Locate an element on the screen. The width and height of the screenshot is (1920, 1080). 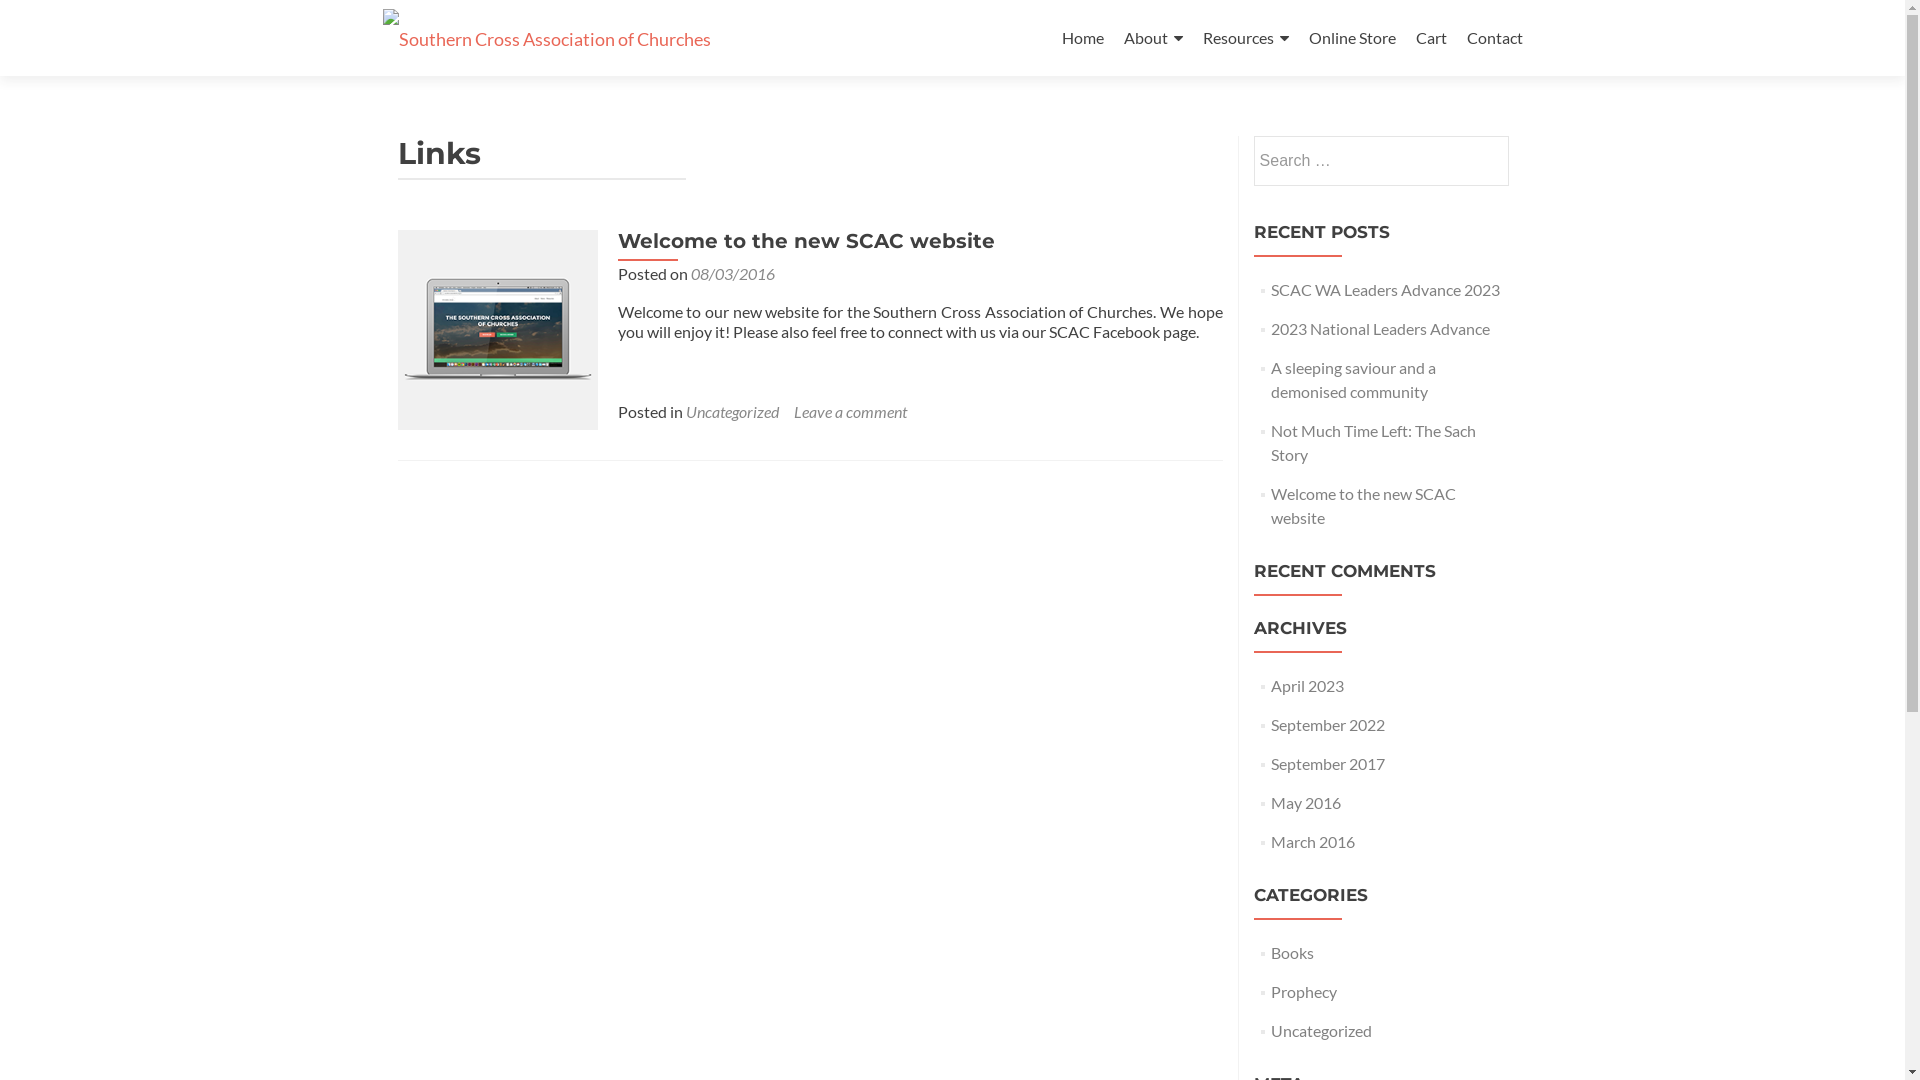
'Cart' is located at coordinates (1430, 37).